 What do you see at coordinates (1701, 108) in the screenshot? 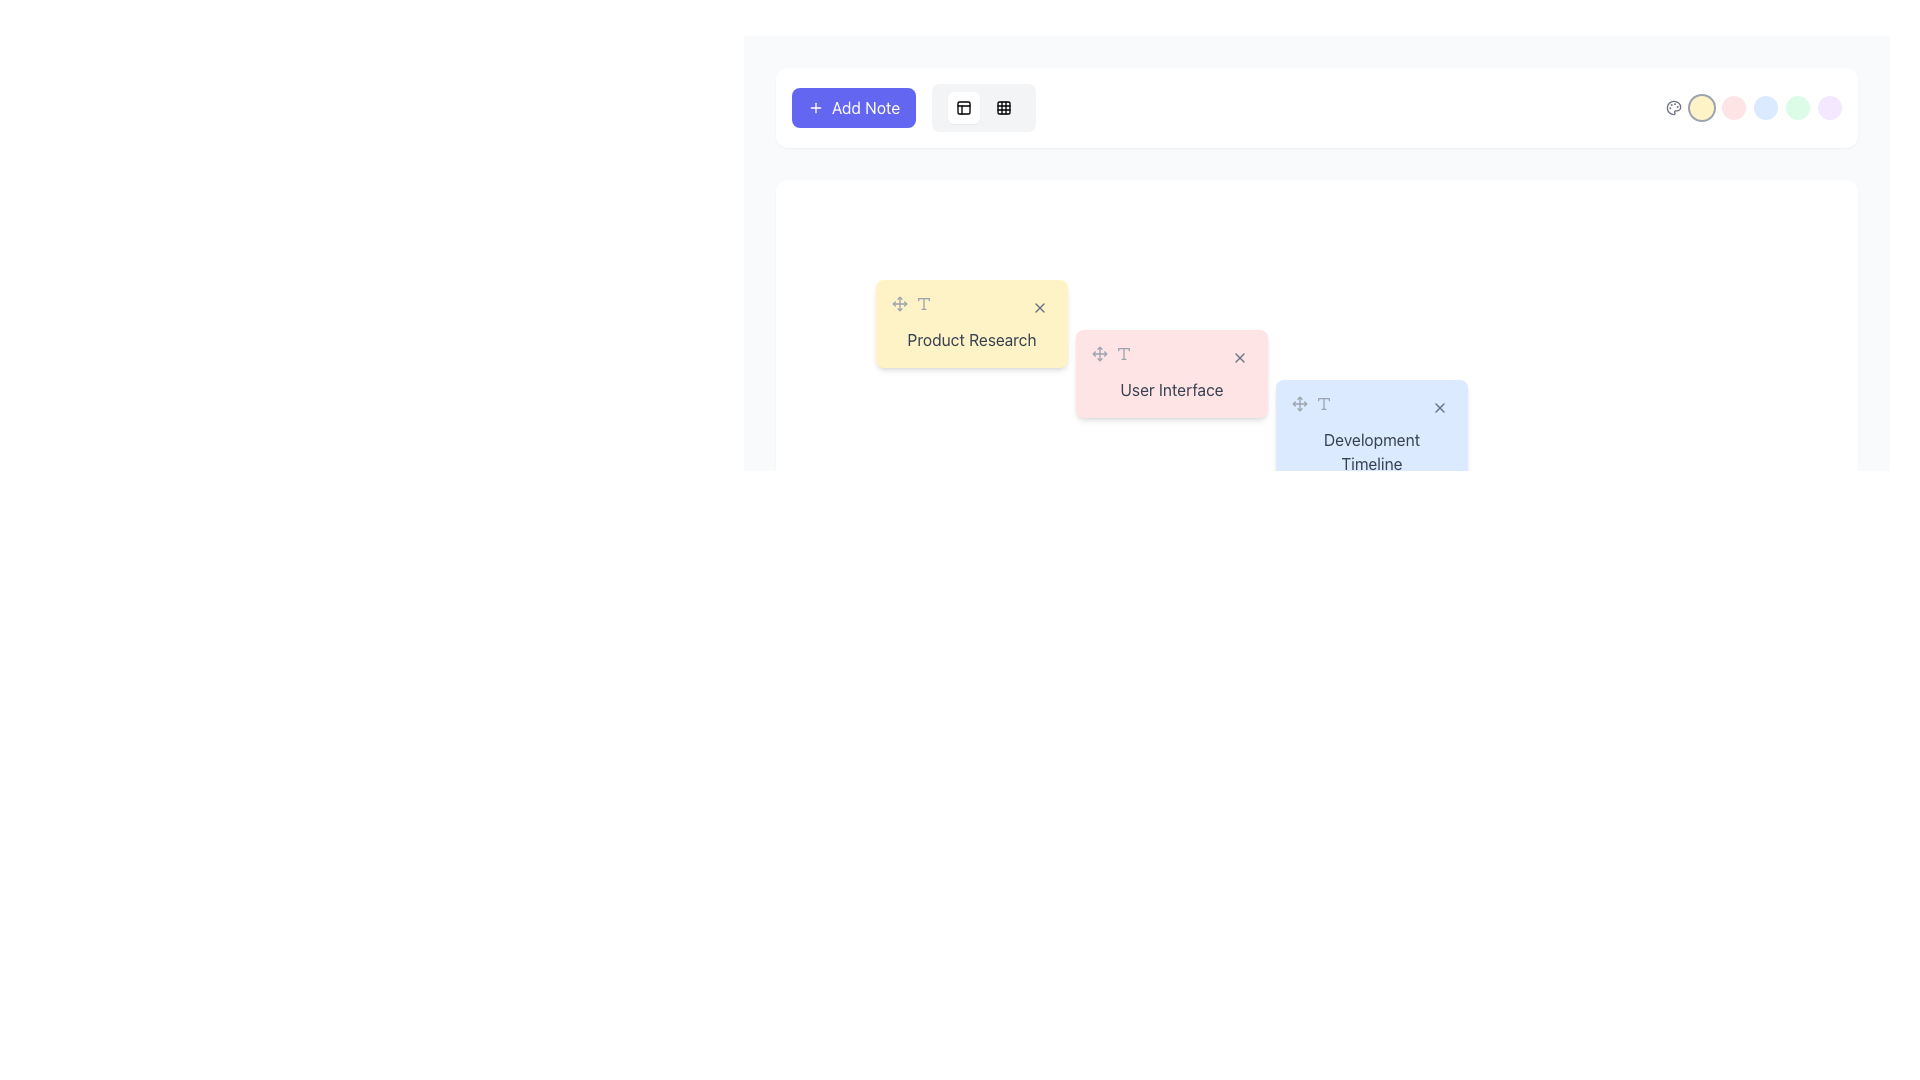
I see `the second button from the left in the top-right section of the interface to trigger the hover effect` at bounding box center [1701, 108].